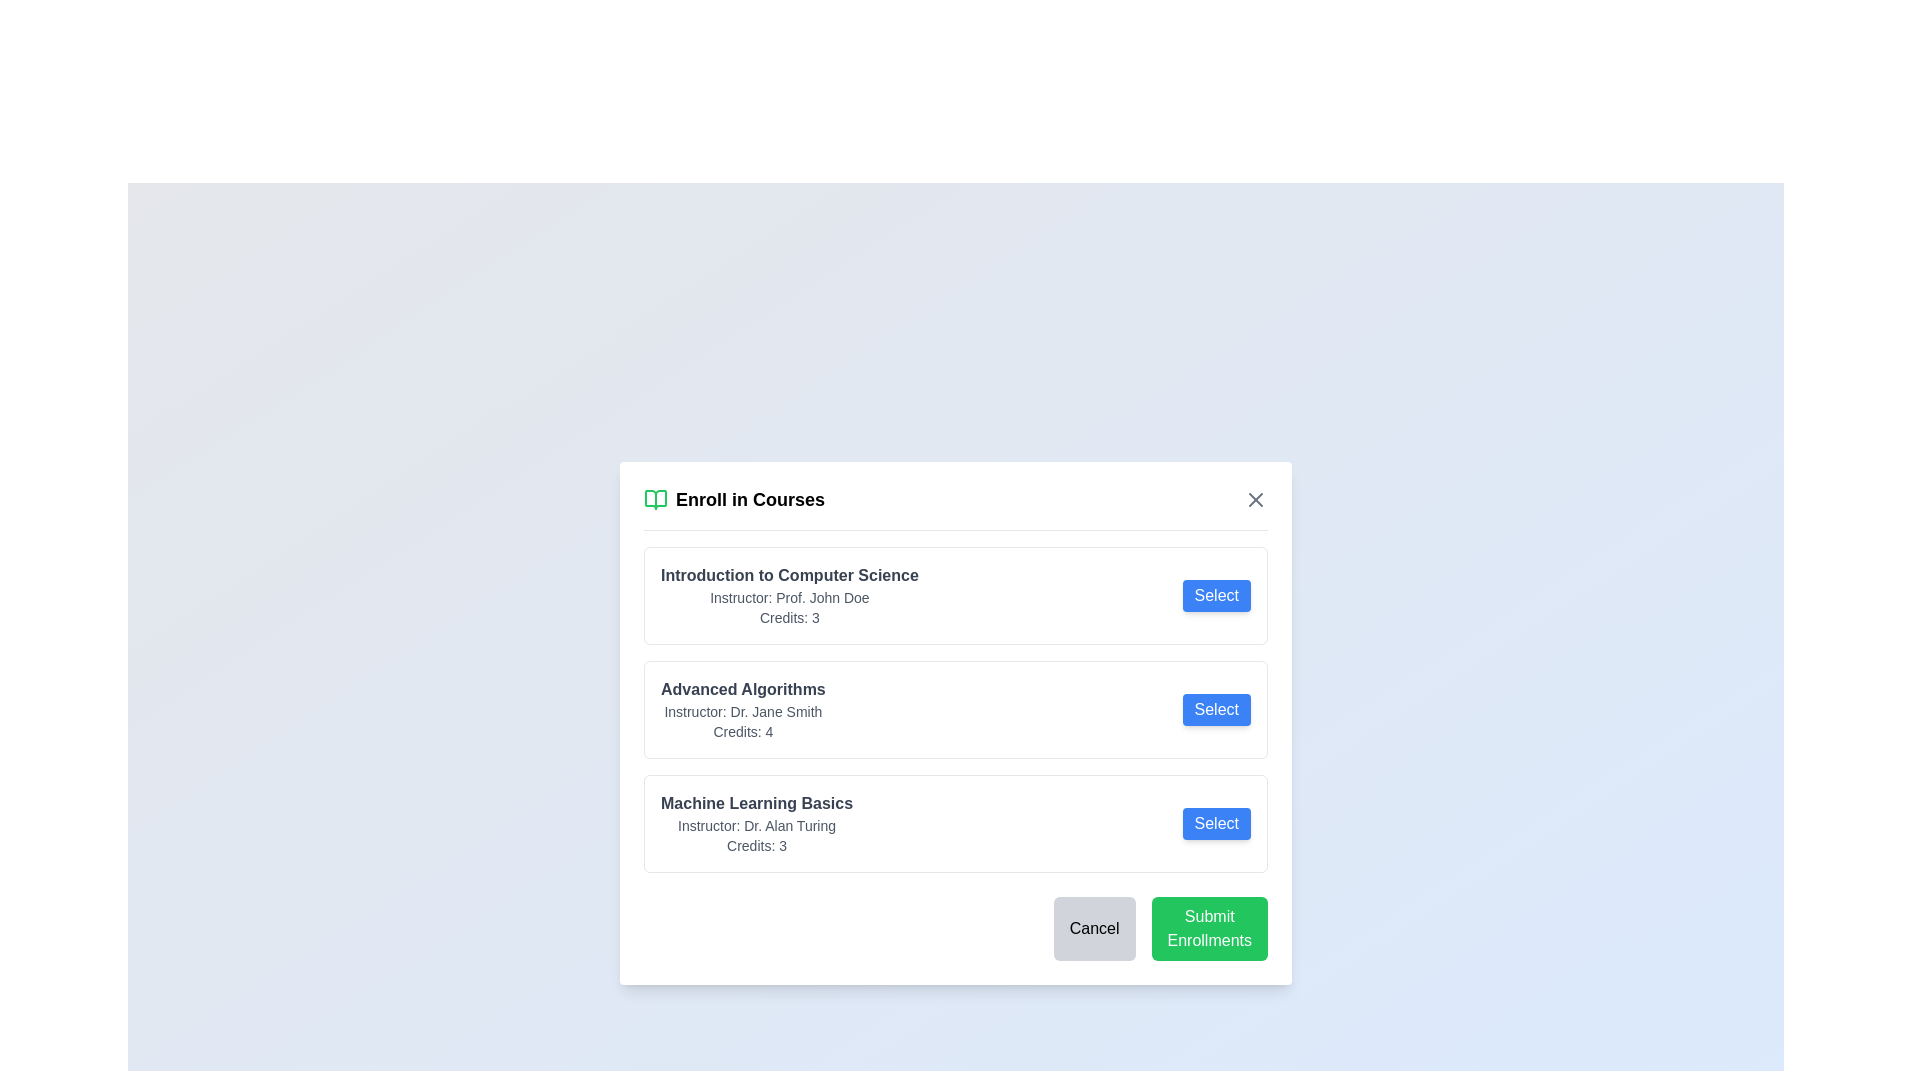 The width and height of the screenshot is (1920, 1080). Describe the element at coordinates (788, 594) in the screenshot. I see `the text-based informational block displaying the header 'Introduction to Computer Science', which includes instructor and credits information, positioned above other course entries in a modal` at that location.